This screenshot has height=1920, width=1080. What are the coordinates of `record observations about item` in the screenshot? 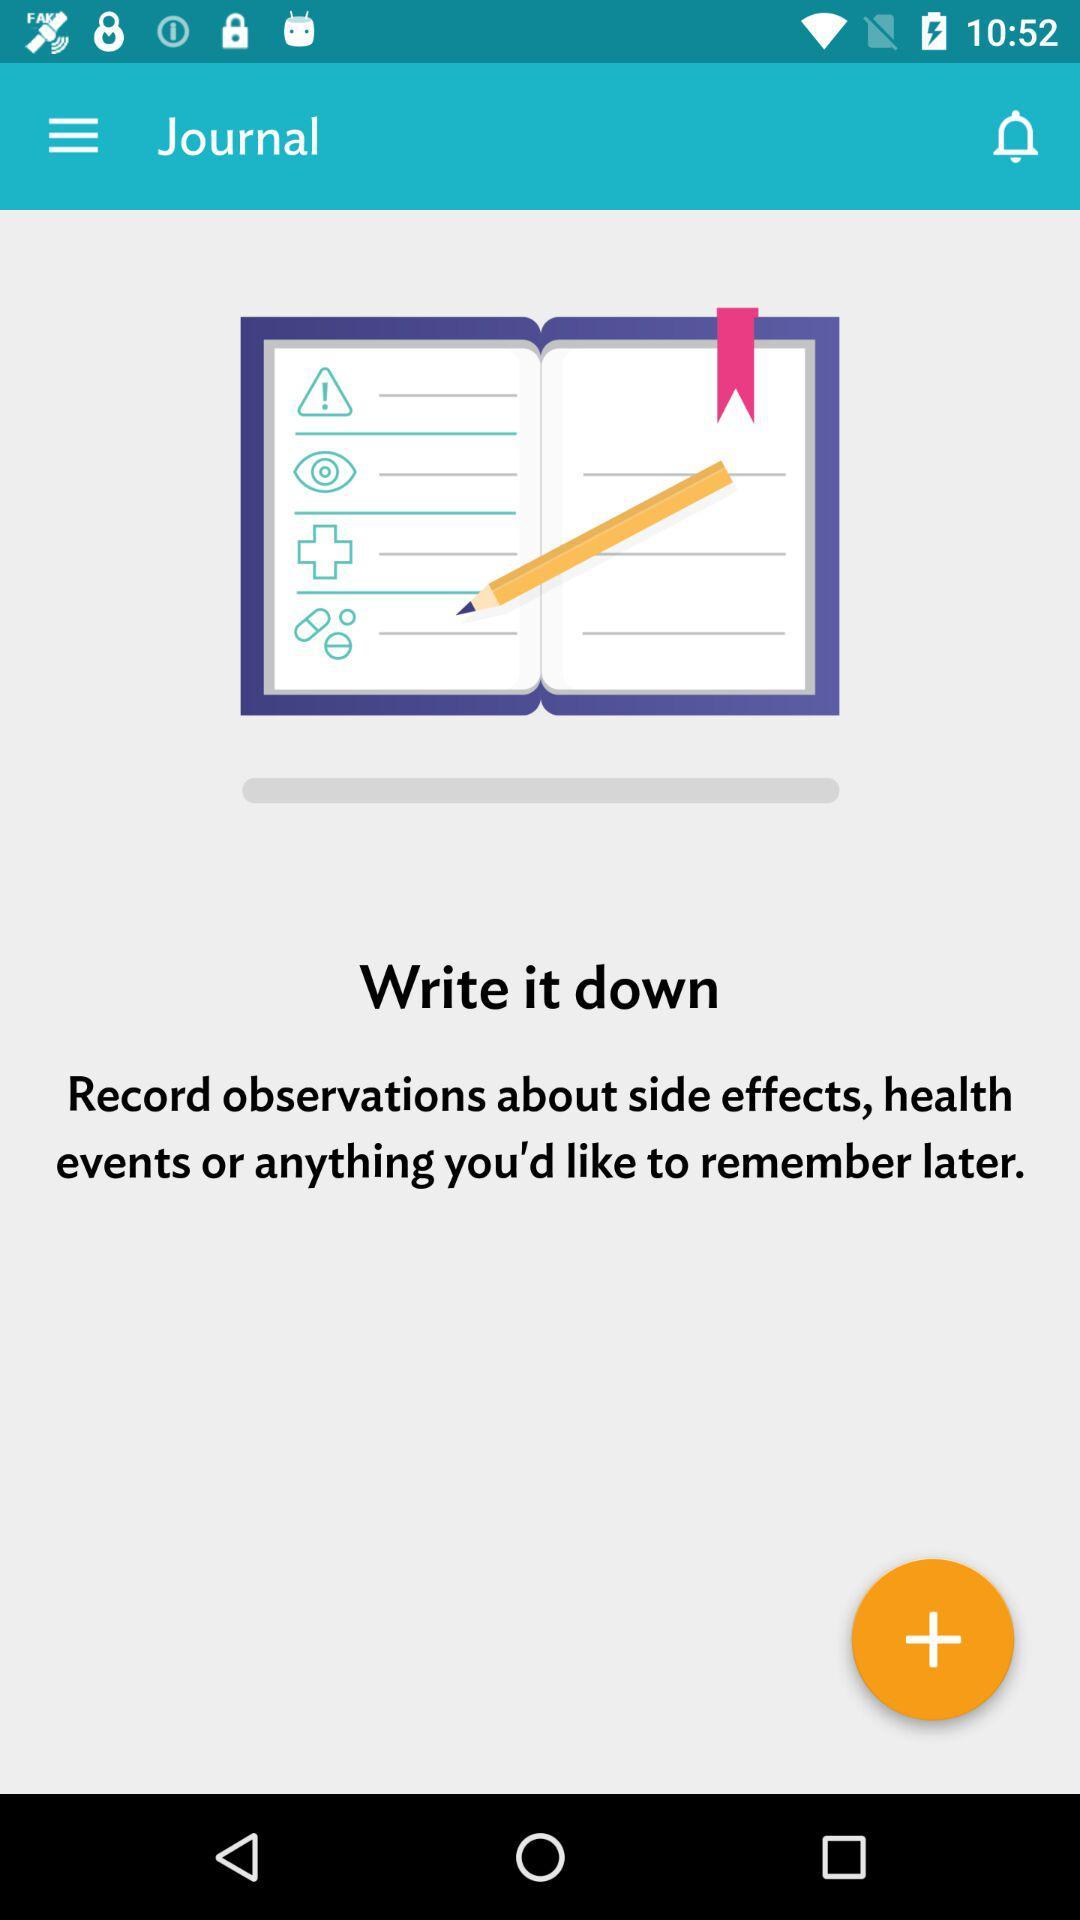 It's located at (540, 1127).